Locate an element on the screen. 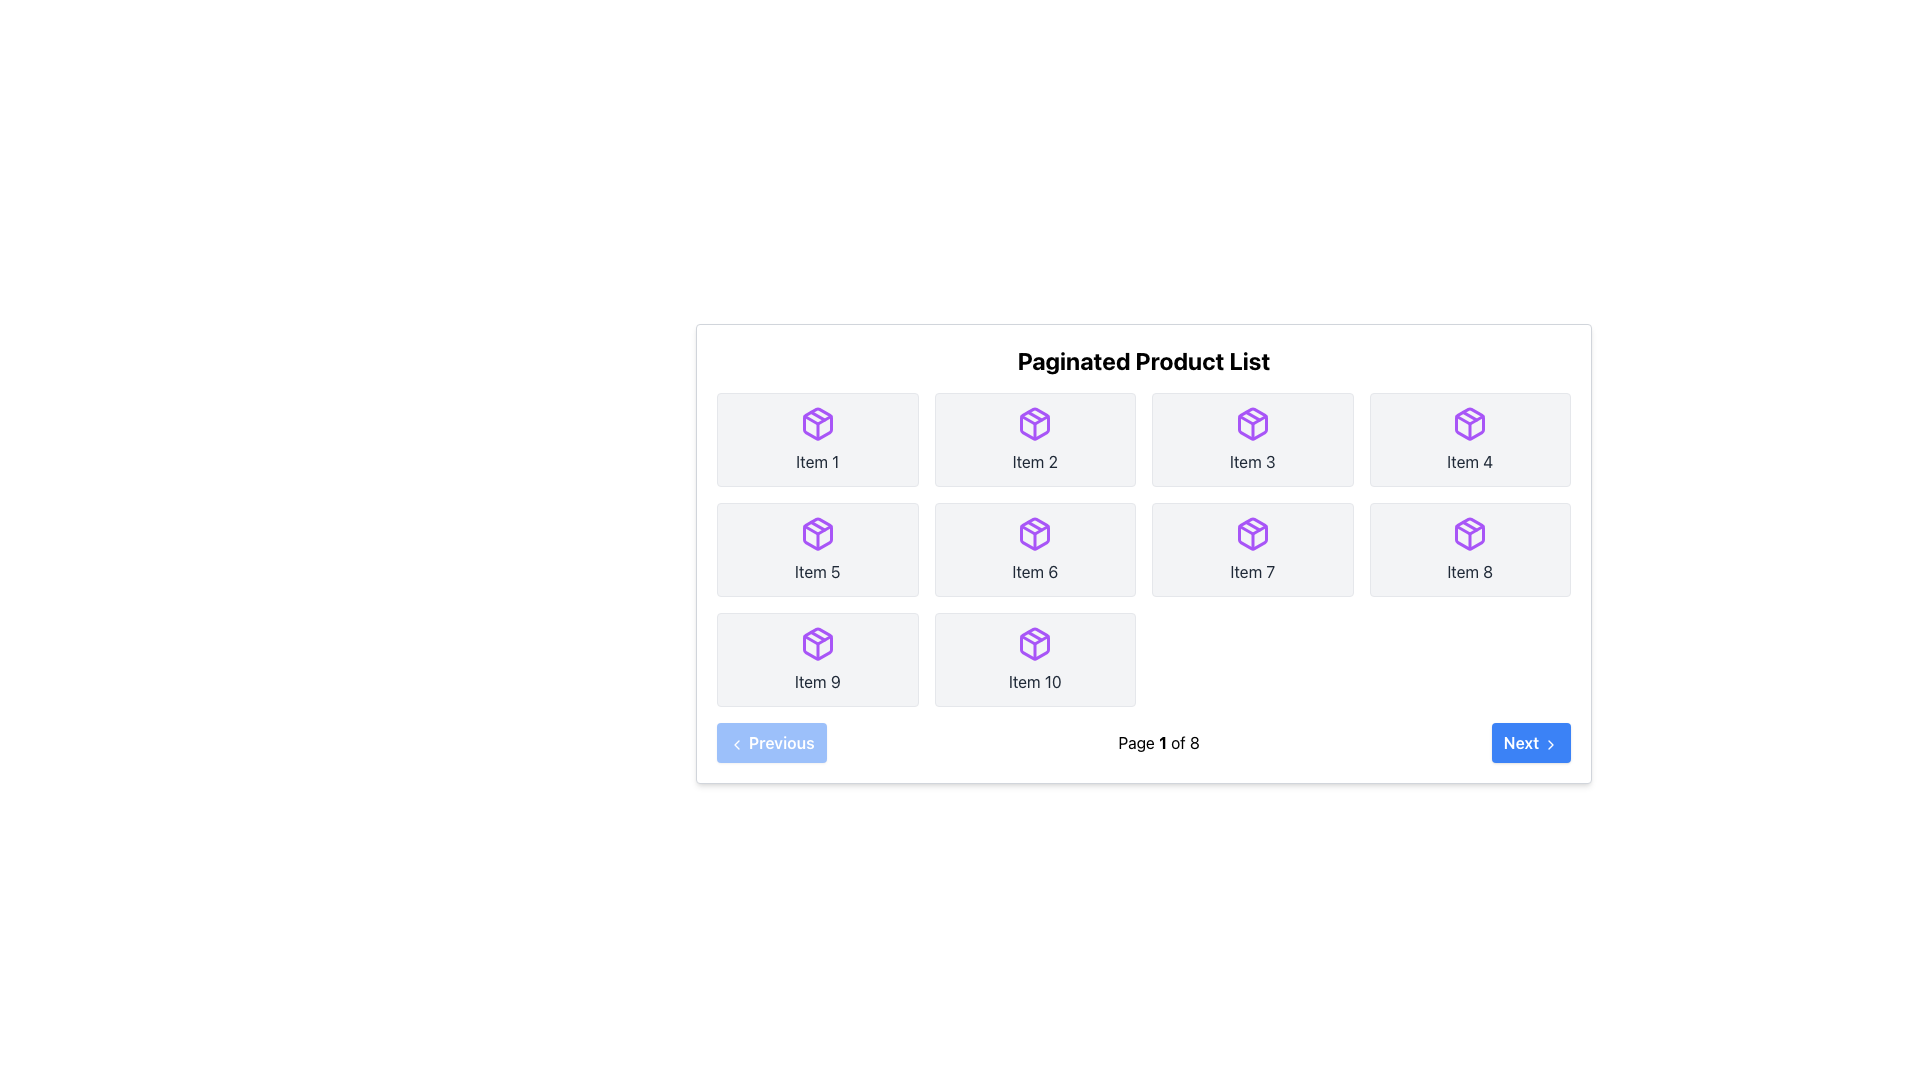 This screenshot has height=1080, width=1920. the graphical icon representing 'Item 10', which has purple outlines and is located is located at coordinates (1035, 644).